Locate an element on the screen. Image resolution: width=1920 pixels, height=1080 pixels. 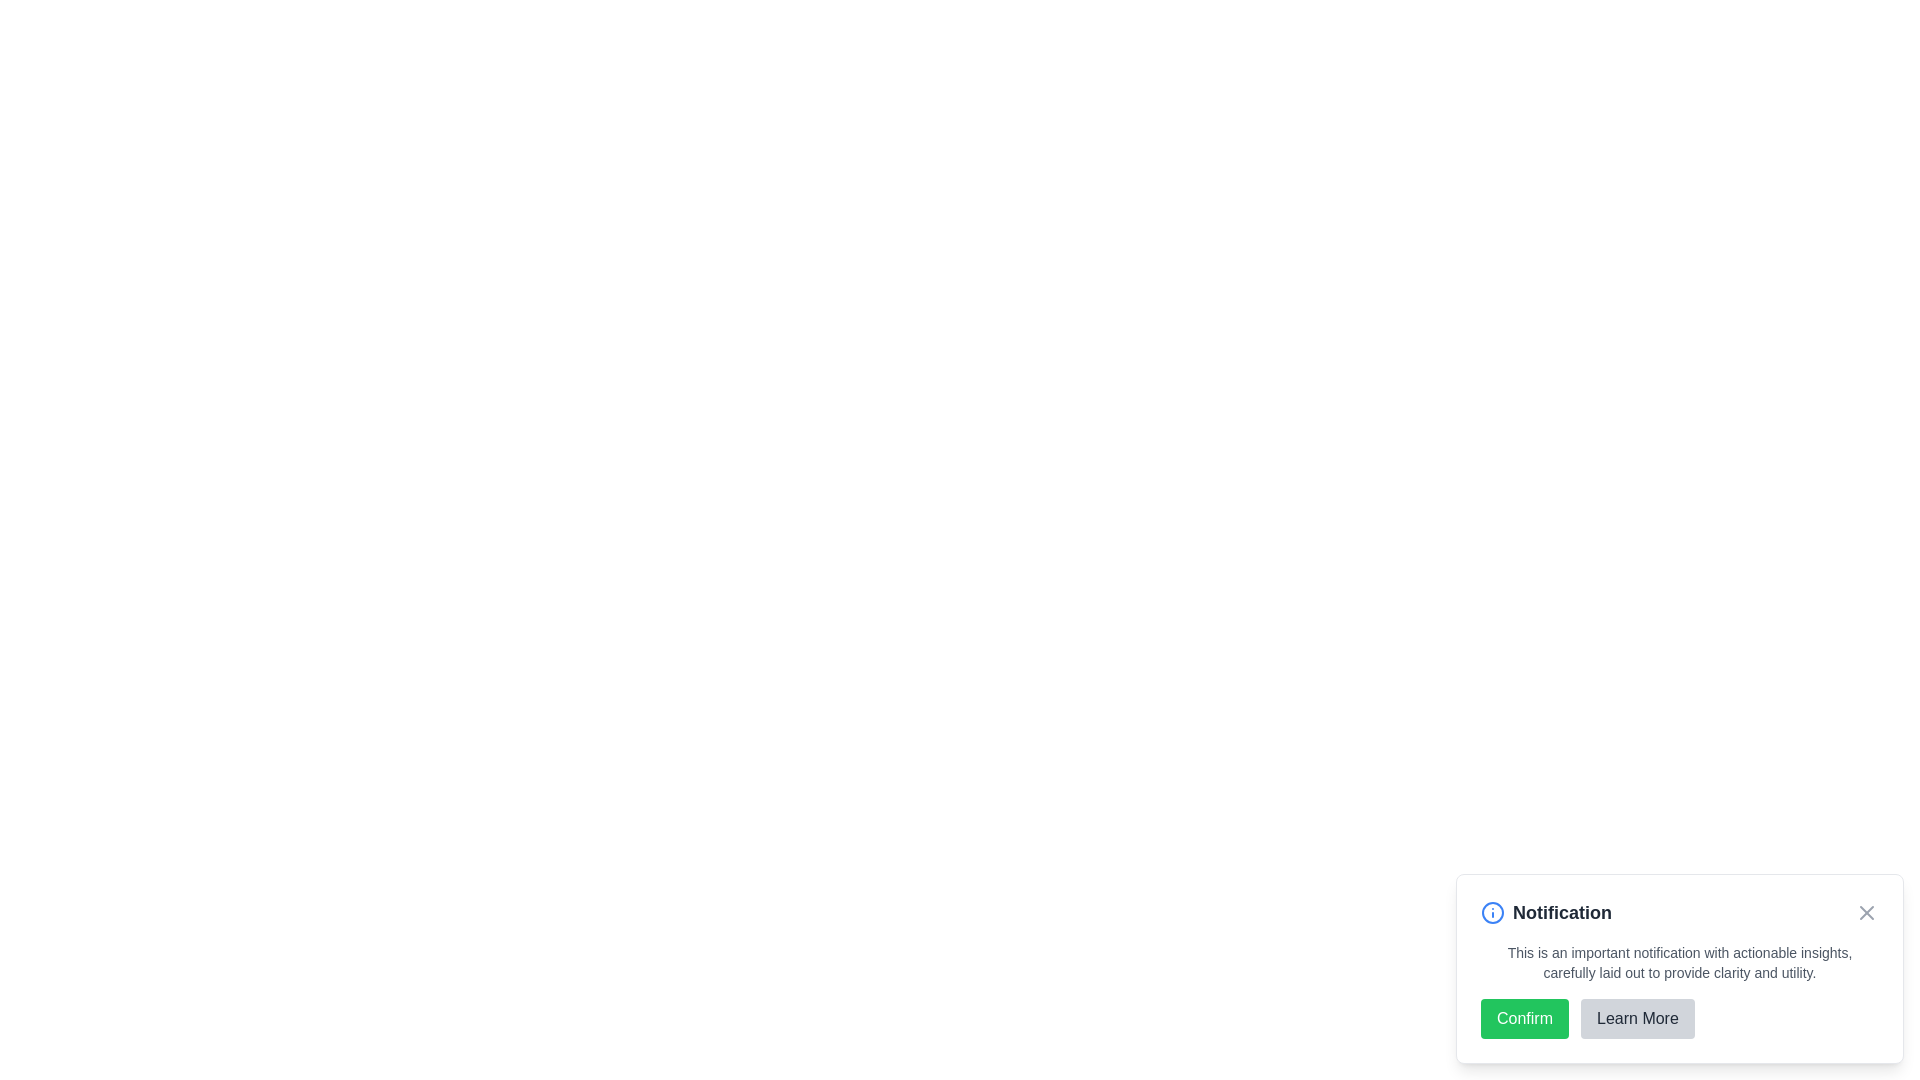
the close button located at the top-right corner of the notification box is located at coordinates (1866, 913).